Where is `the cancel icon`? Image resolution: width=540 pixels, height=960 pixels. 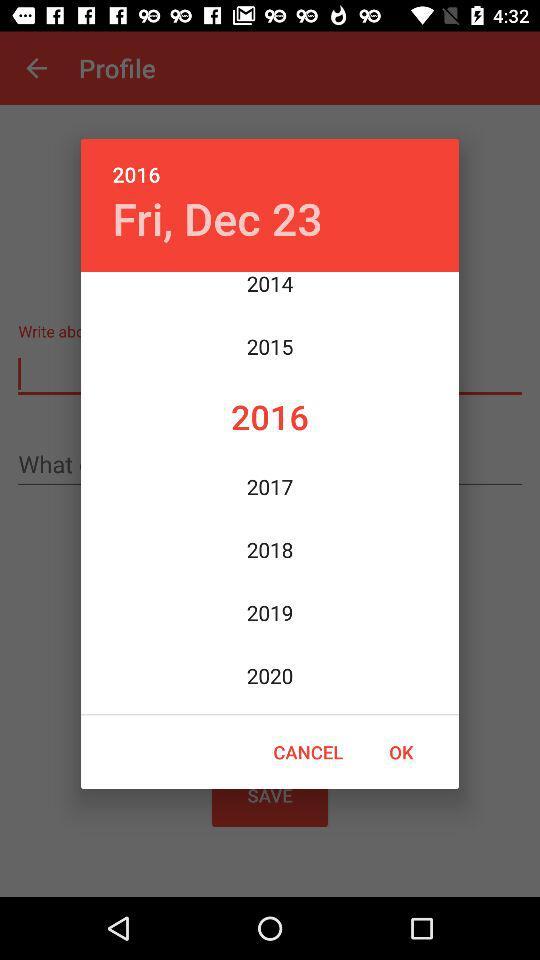 the cancel icon is located at coordinates (308, 751).